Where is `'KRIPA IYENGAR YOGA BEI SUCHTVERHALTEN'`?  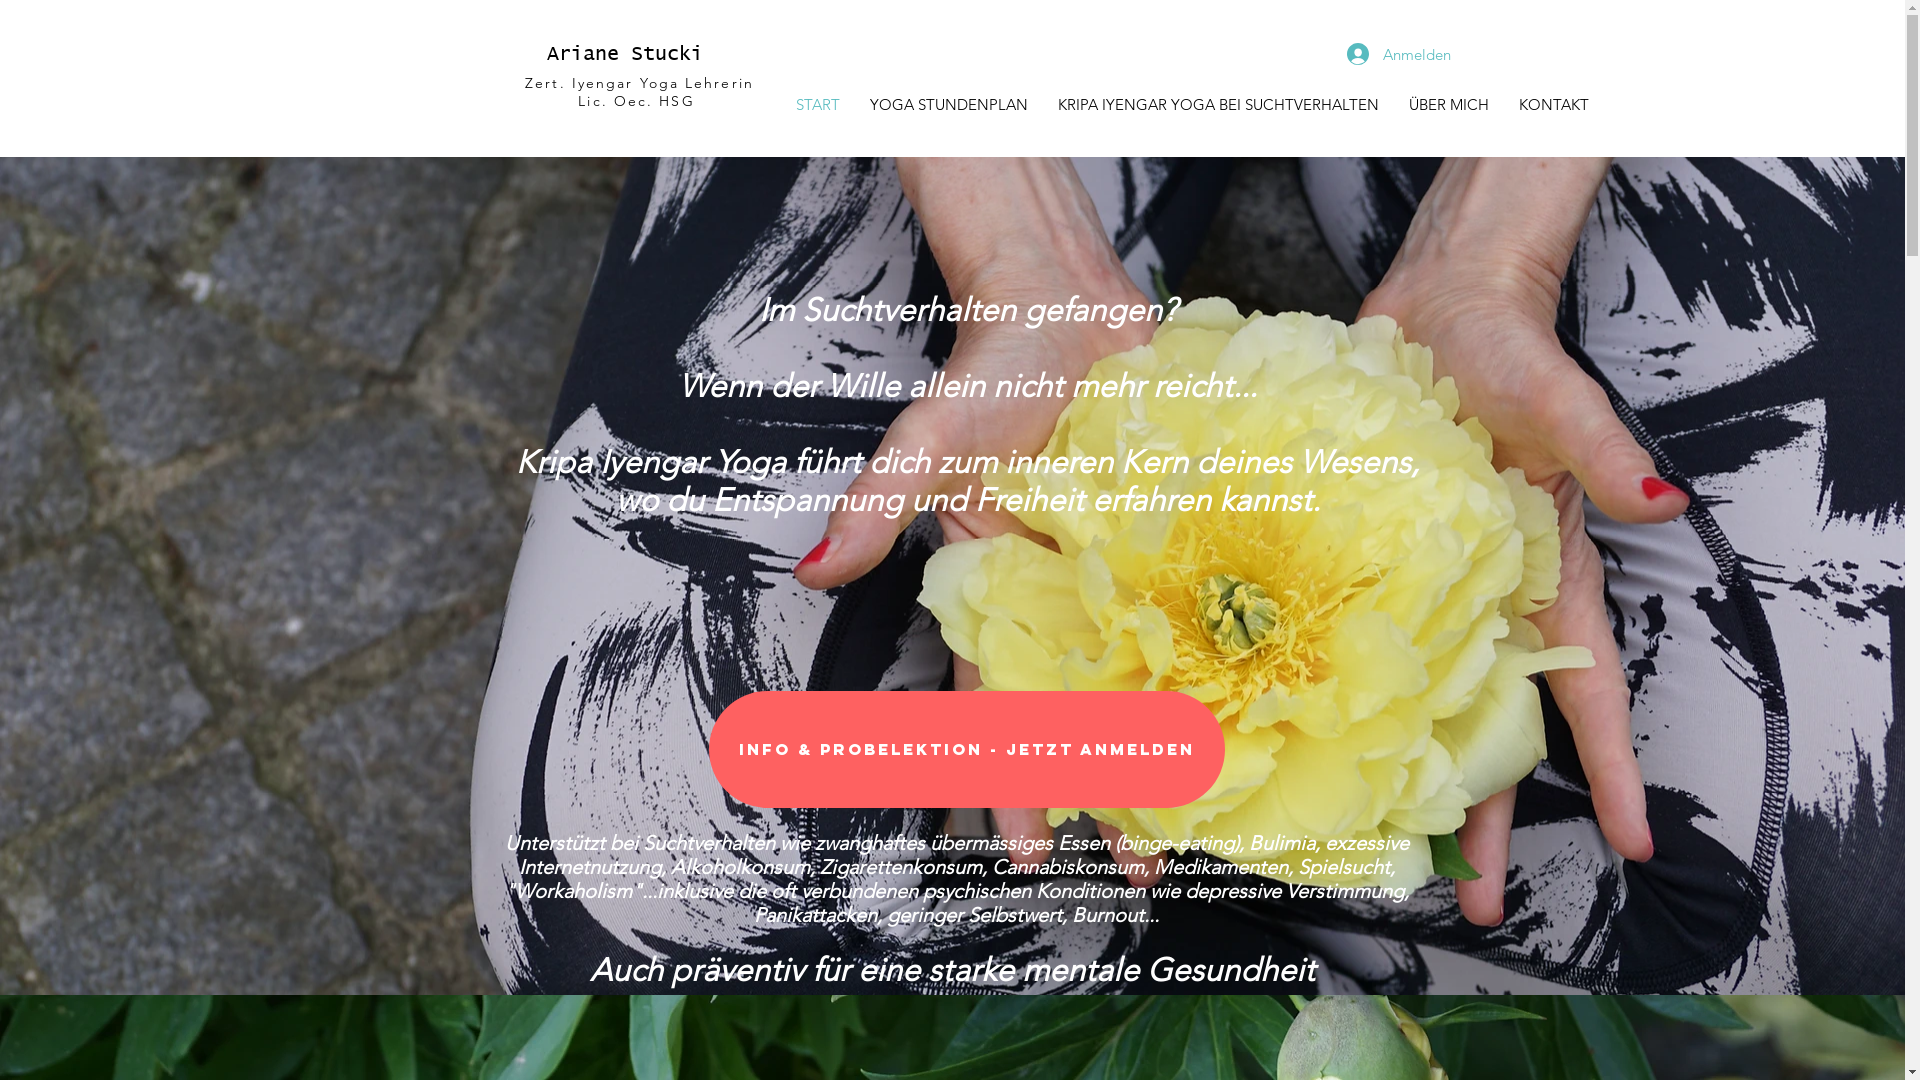
'KRIPA IYENGAR YOGA BEI SUCHTVERHALTEN' is located at coordinates (1216, 104).